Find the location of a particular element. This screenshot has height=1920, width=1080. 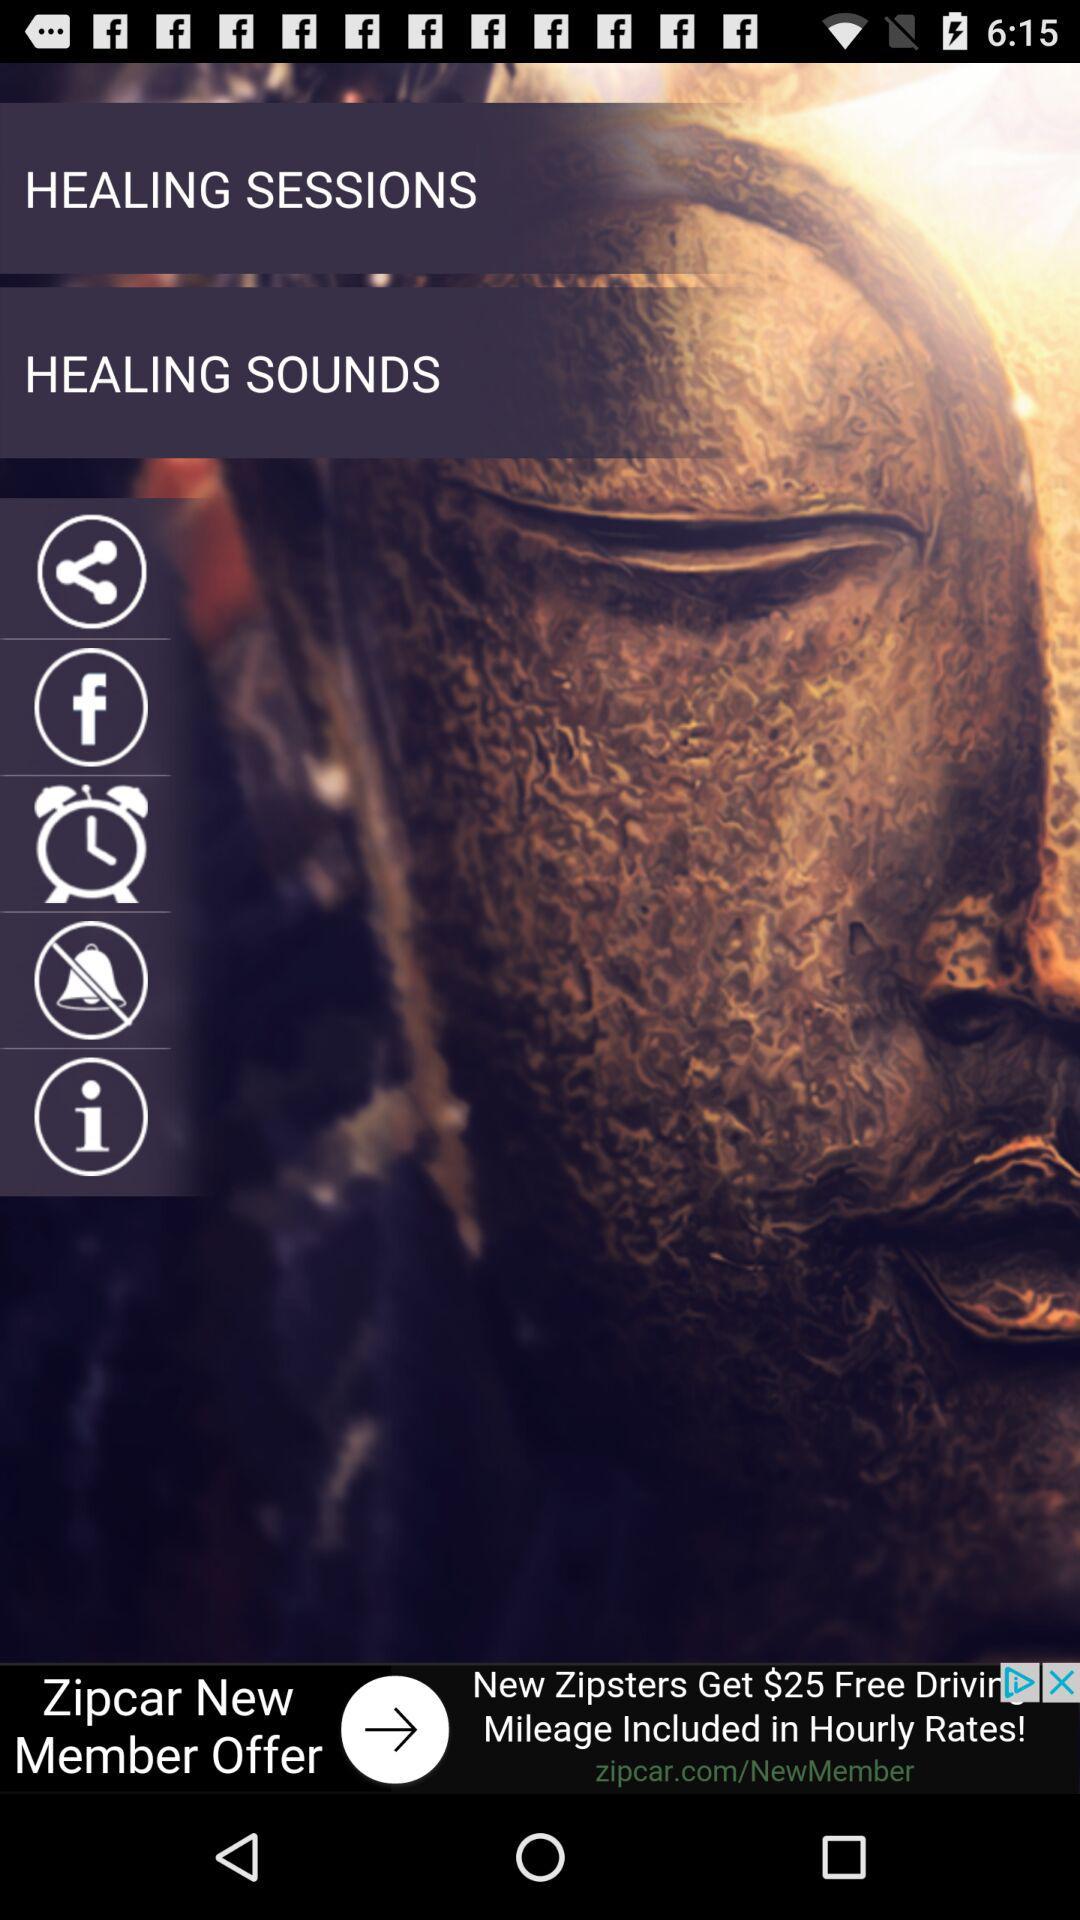

the time icon is located at coordinates (91, 901).